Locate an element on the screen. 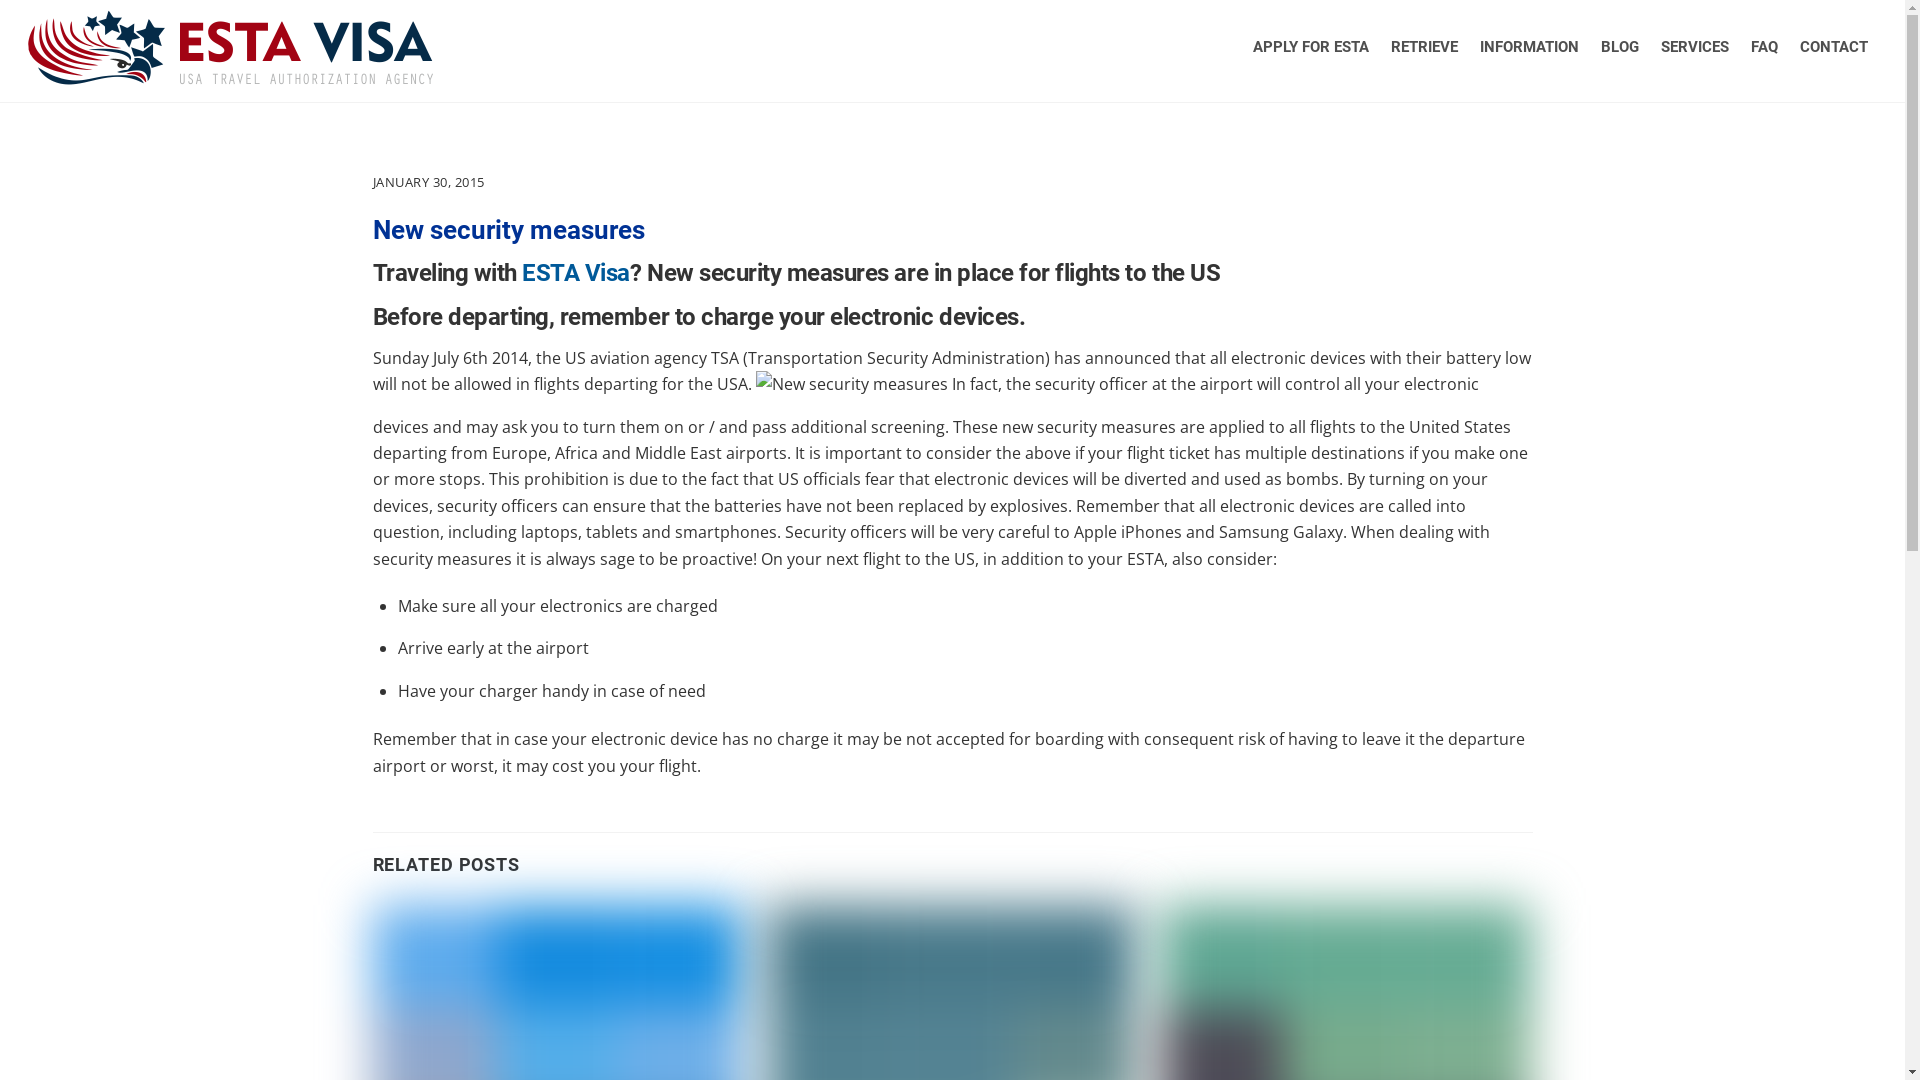 The image size is (1920, 1080). 'FAQ' is located at coordinates (1764, 45).